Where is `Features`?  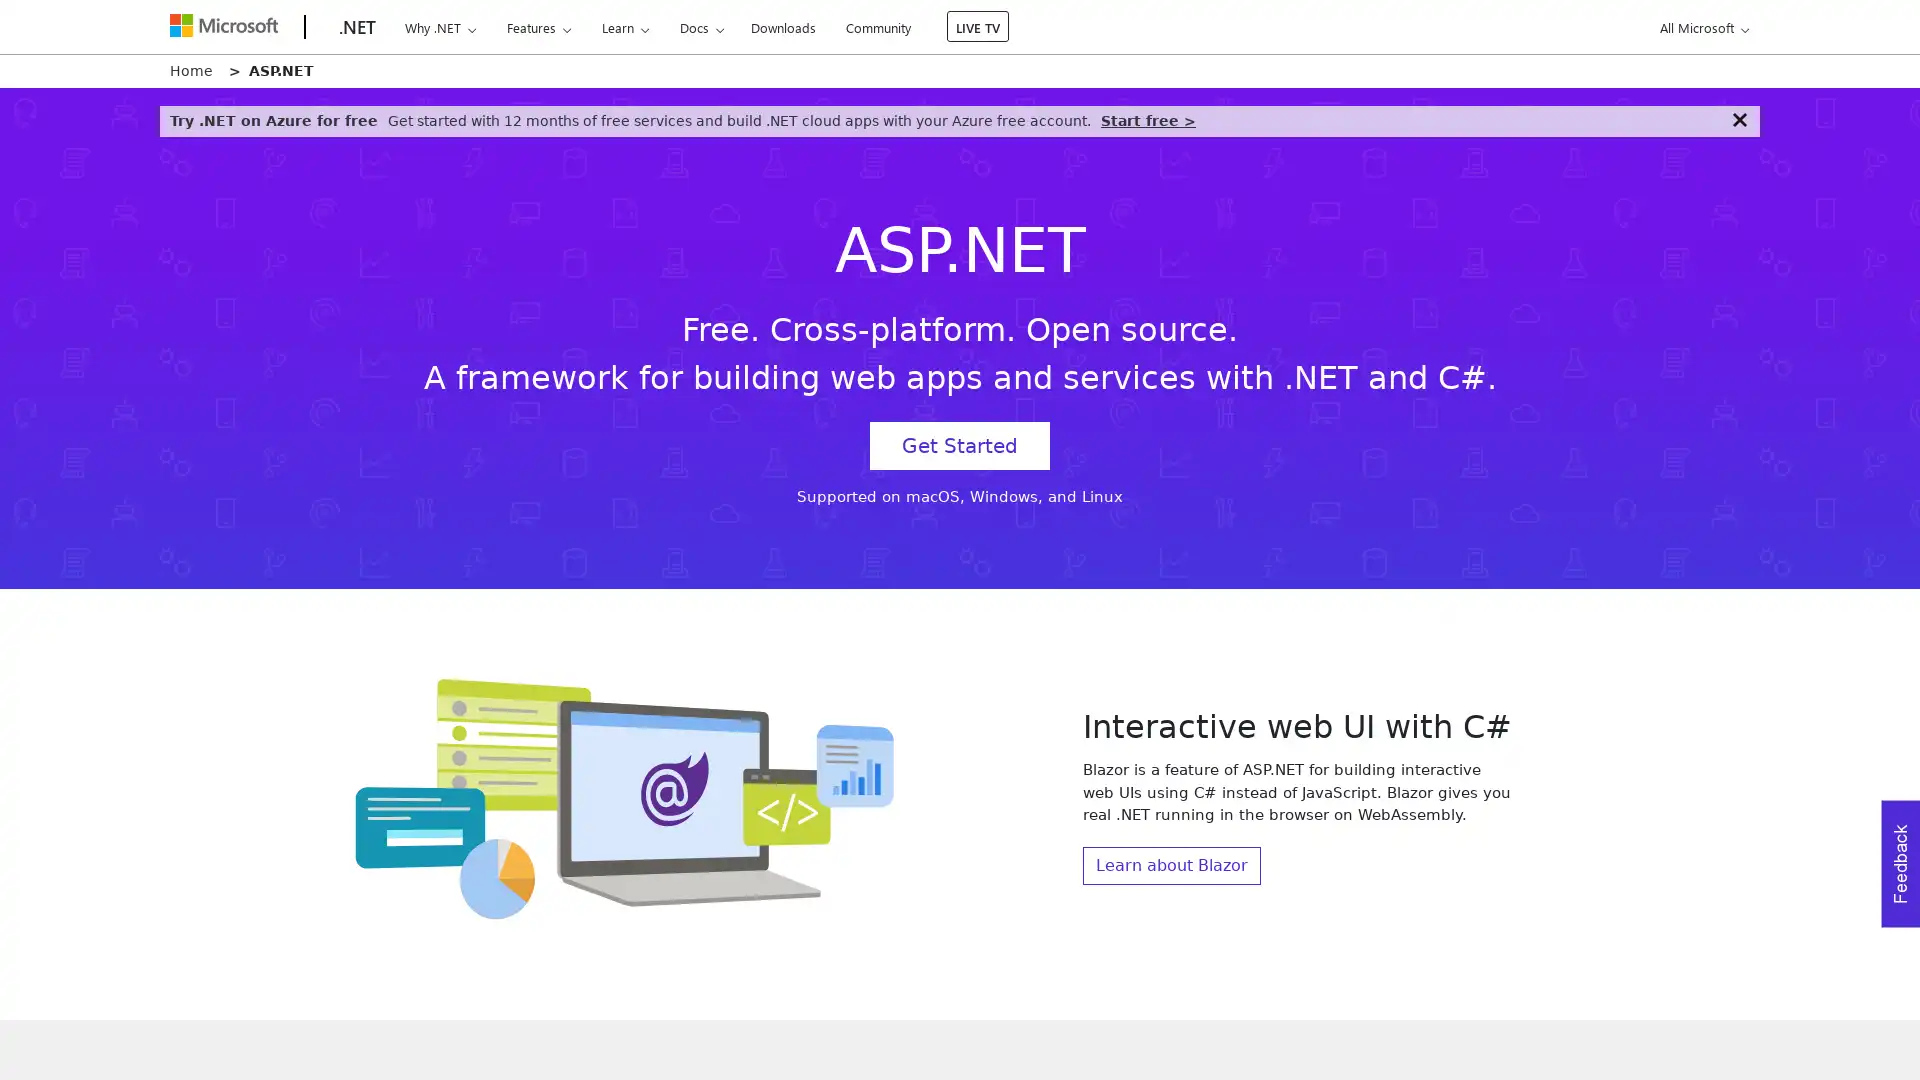 Features is located at coordinates (538, 27).